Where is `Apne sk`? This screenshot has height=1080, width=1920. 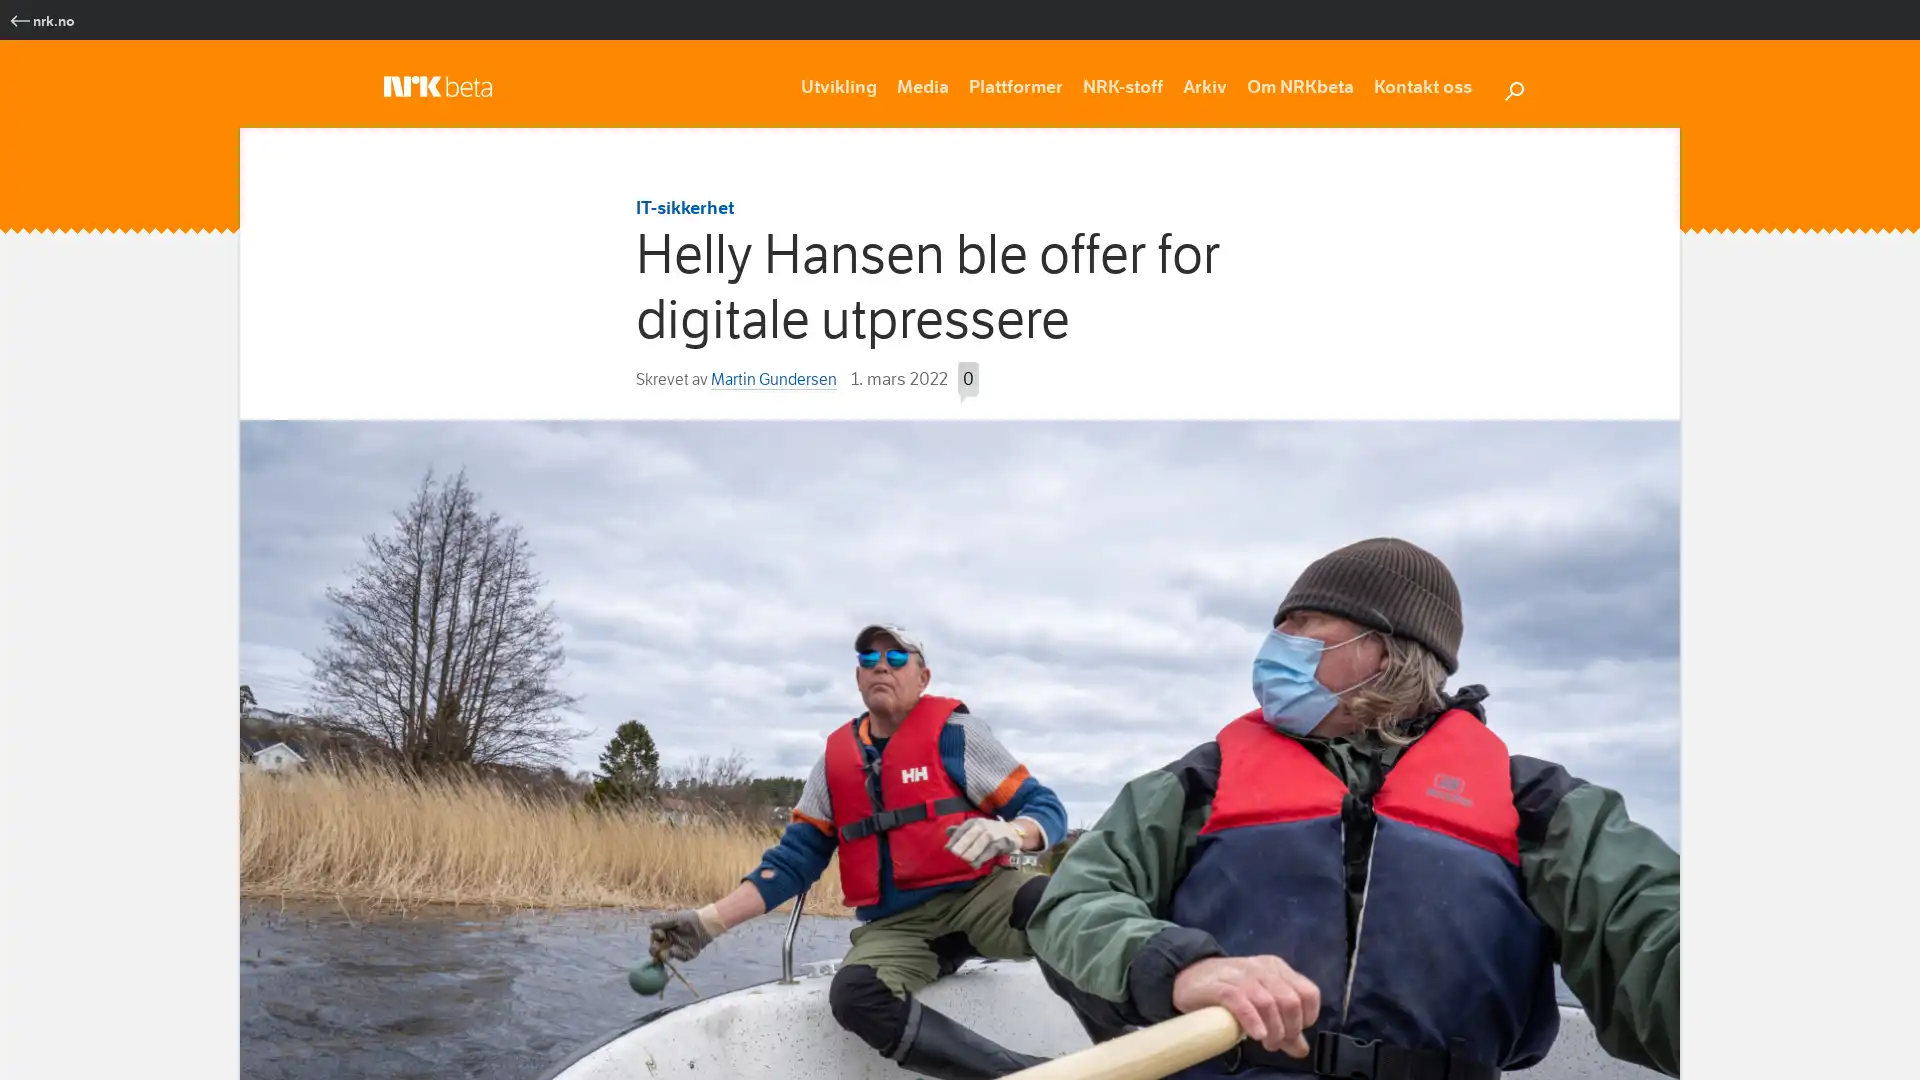 Apne sk is located at coordinates (1513, 87).